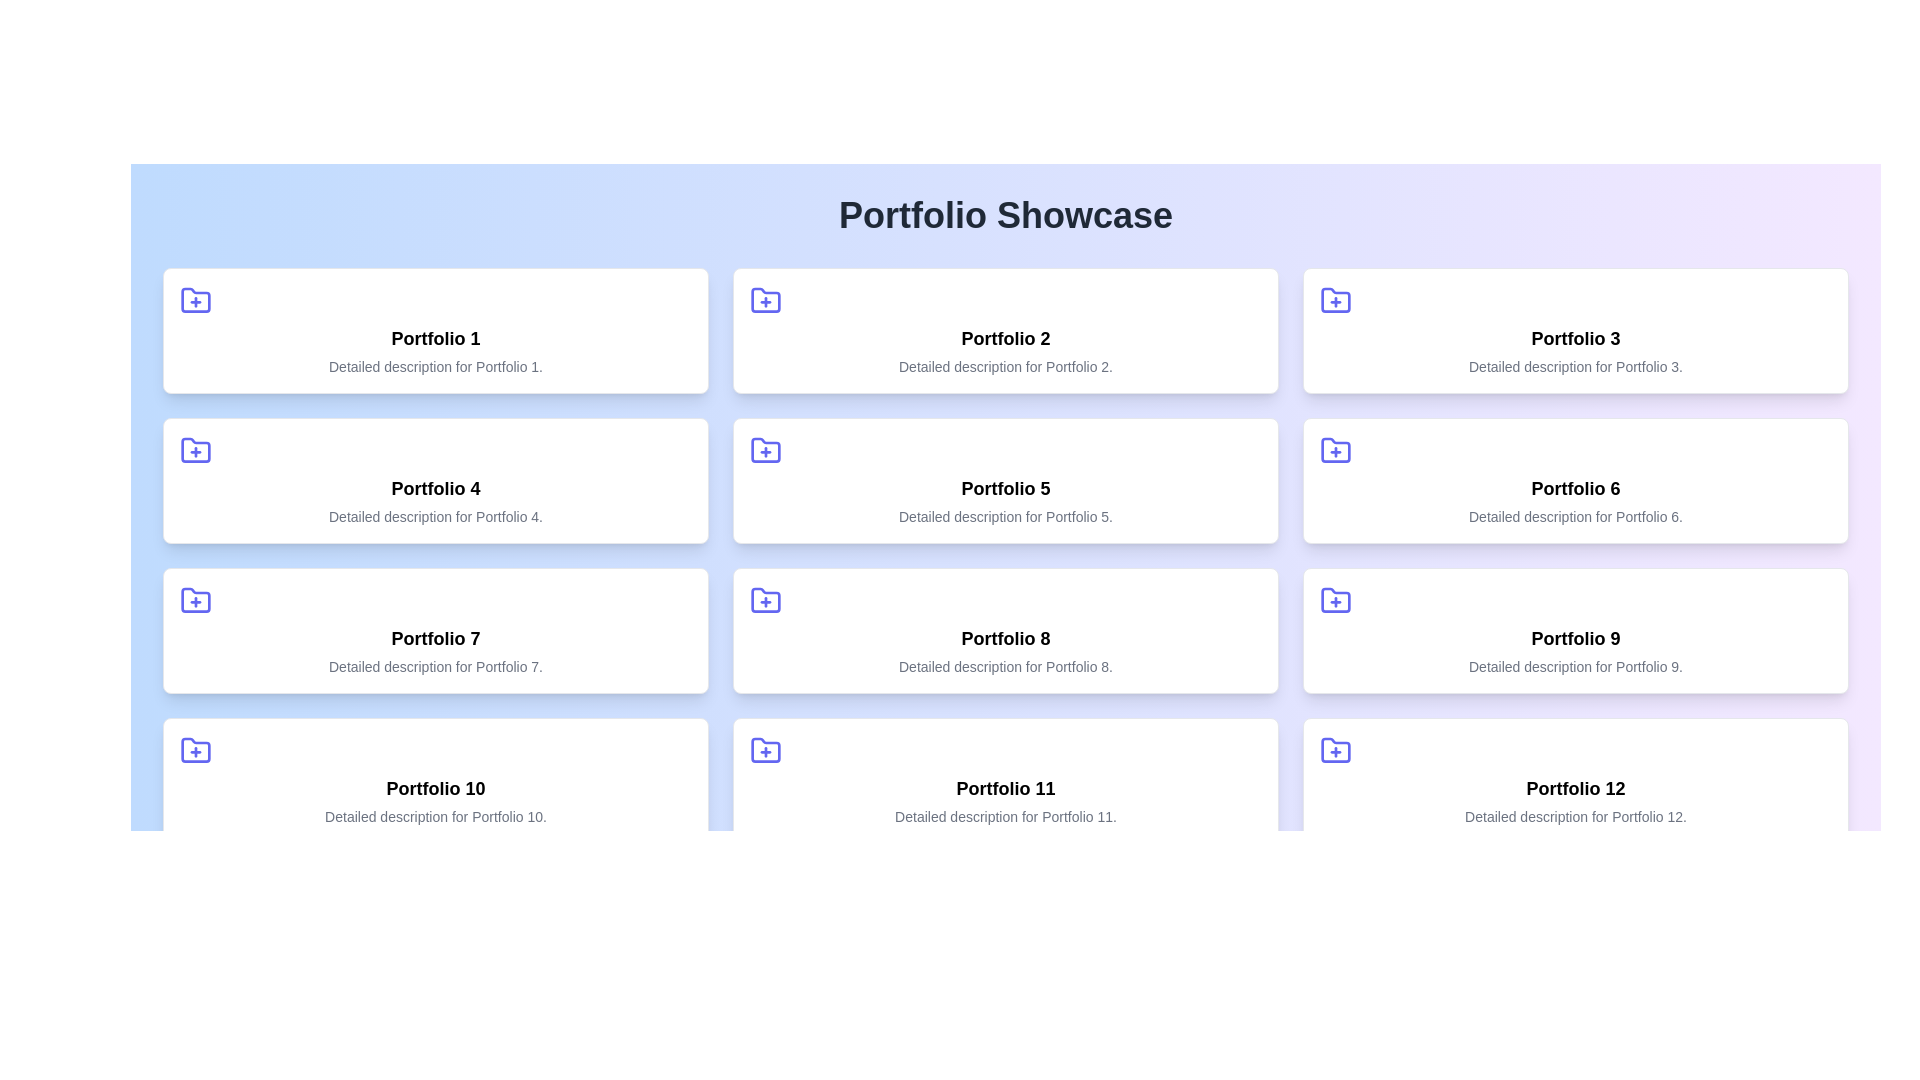 The image size is (1920, 1080). Describe the element at coordinates (435, 667) in the screenshot. I see `the static text element that displays 'Detailed description for Portfolio 7.', located underneath the bold text 'Portfolio 7' within the card-like structure of the seventh portfolio item` at that location.